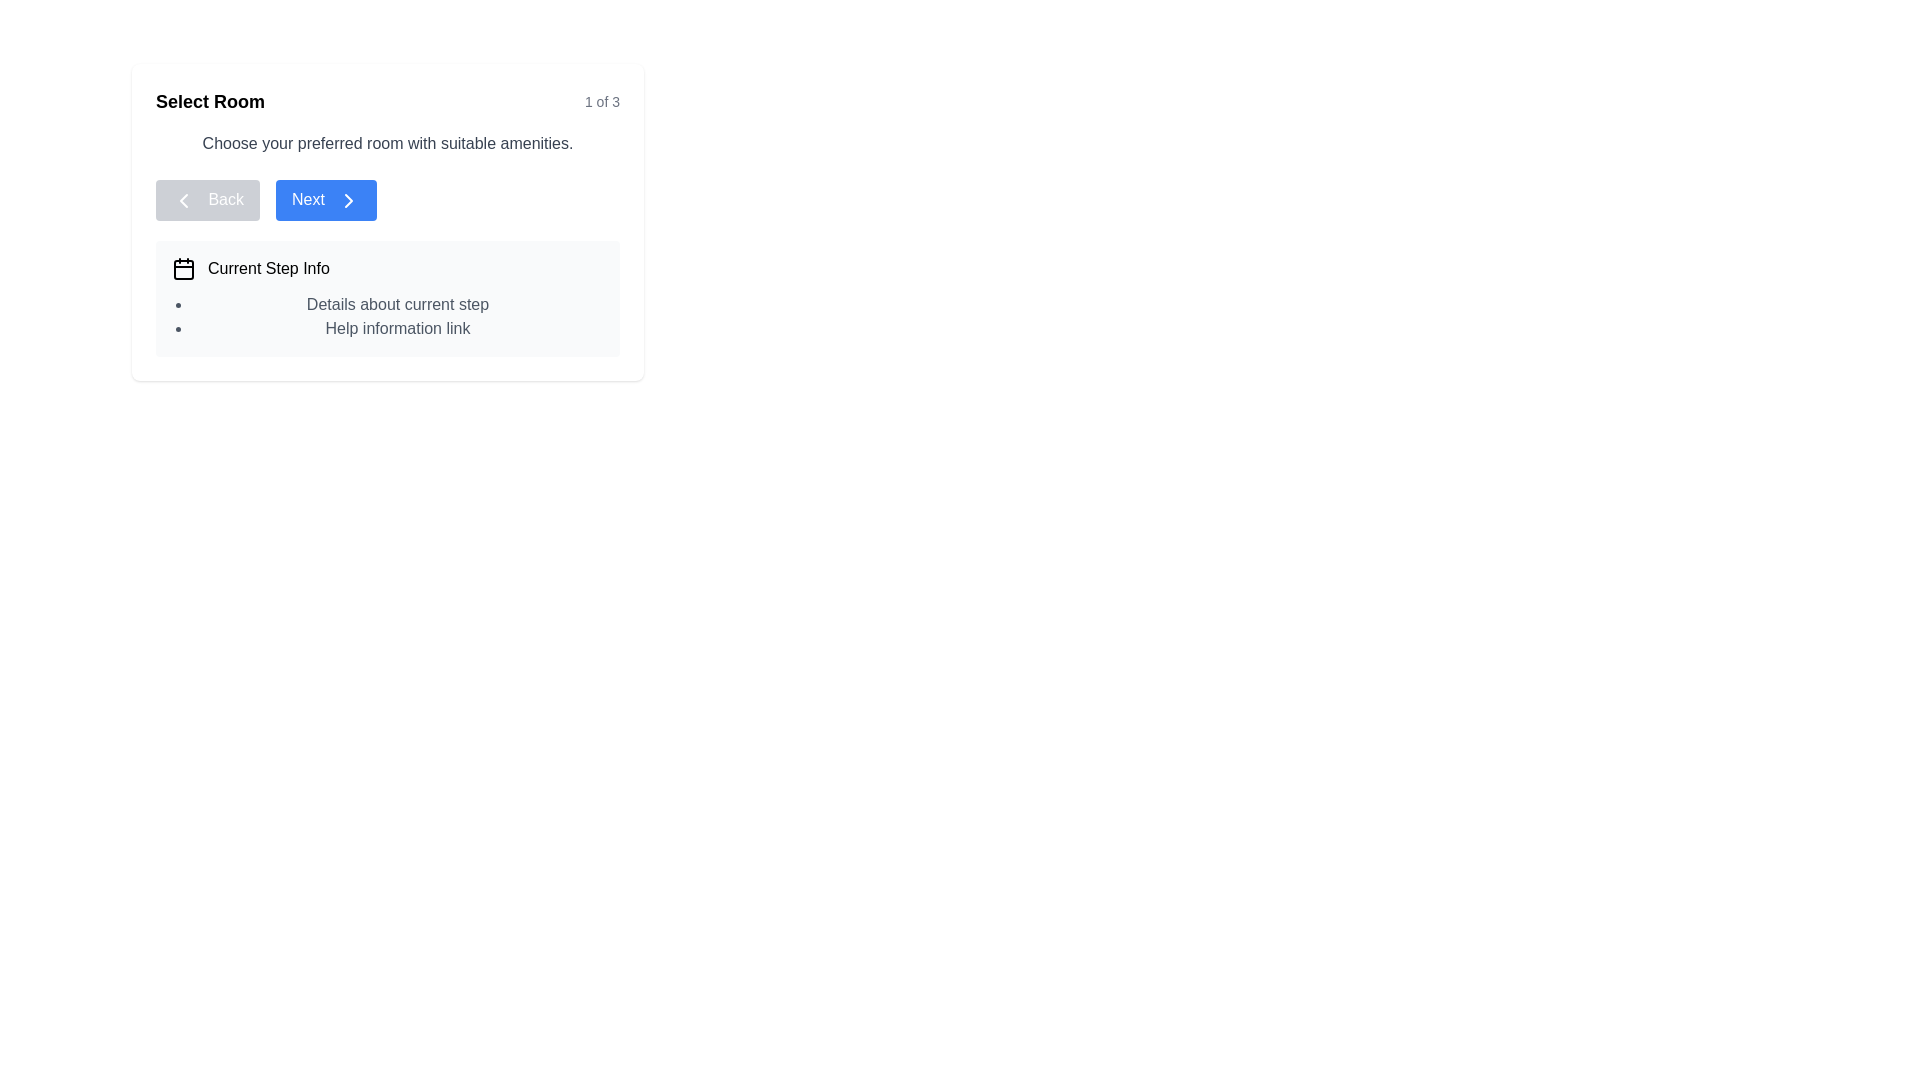 Image resolution: width=1920 pixels, height=1080 pixels. I want to click on the rightward-facing arrow icon outlined in white on the blue 'Next' button to observe the hover effects, so click(349, 200).